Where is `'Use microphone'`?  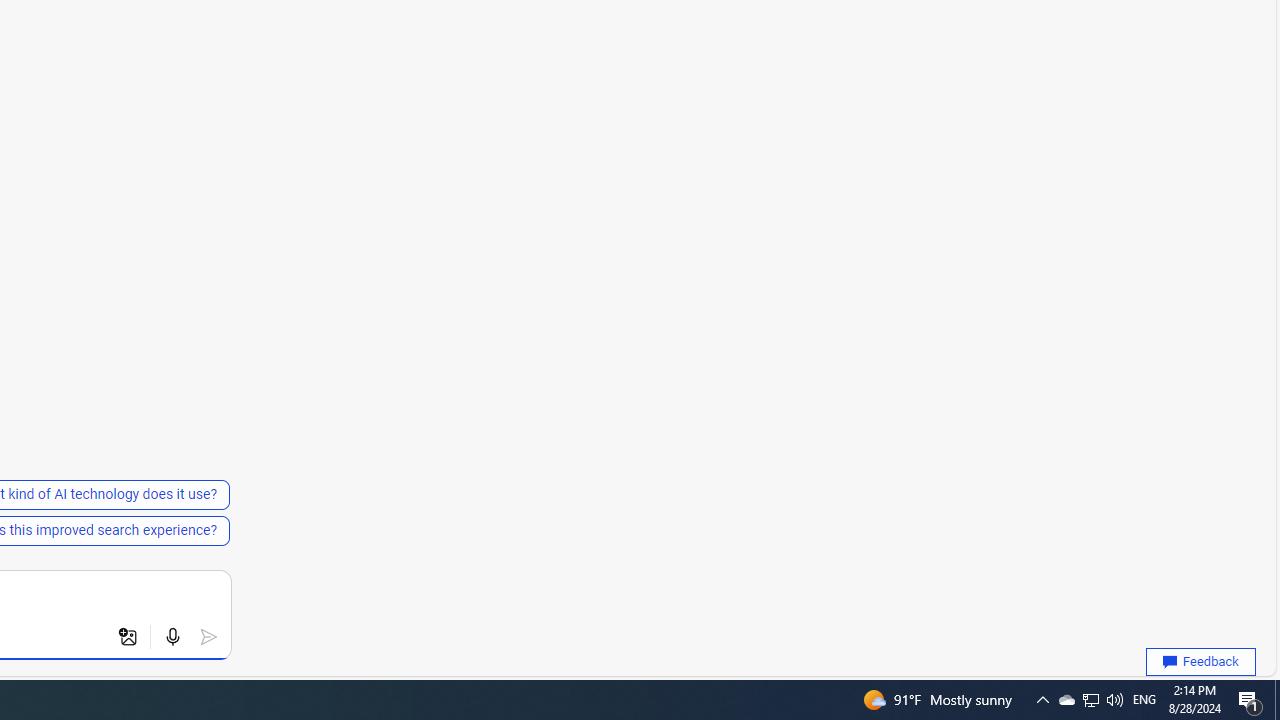 'Use microphone' is located at coordinates (172, 637).